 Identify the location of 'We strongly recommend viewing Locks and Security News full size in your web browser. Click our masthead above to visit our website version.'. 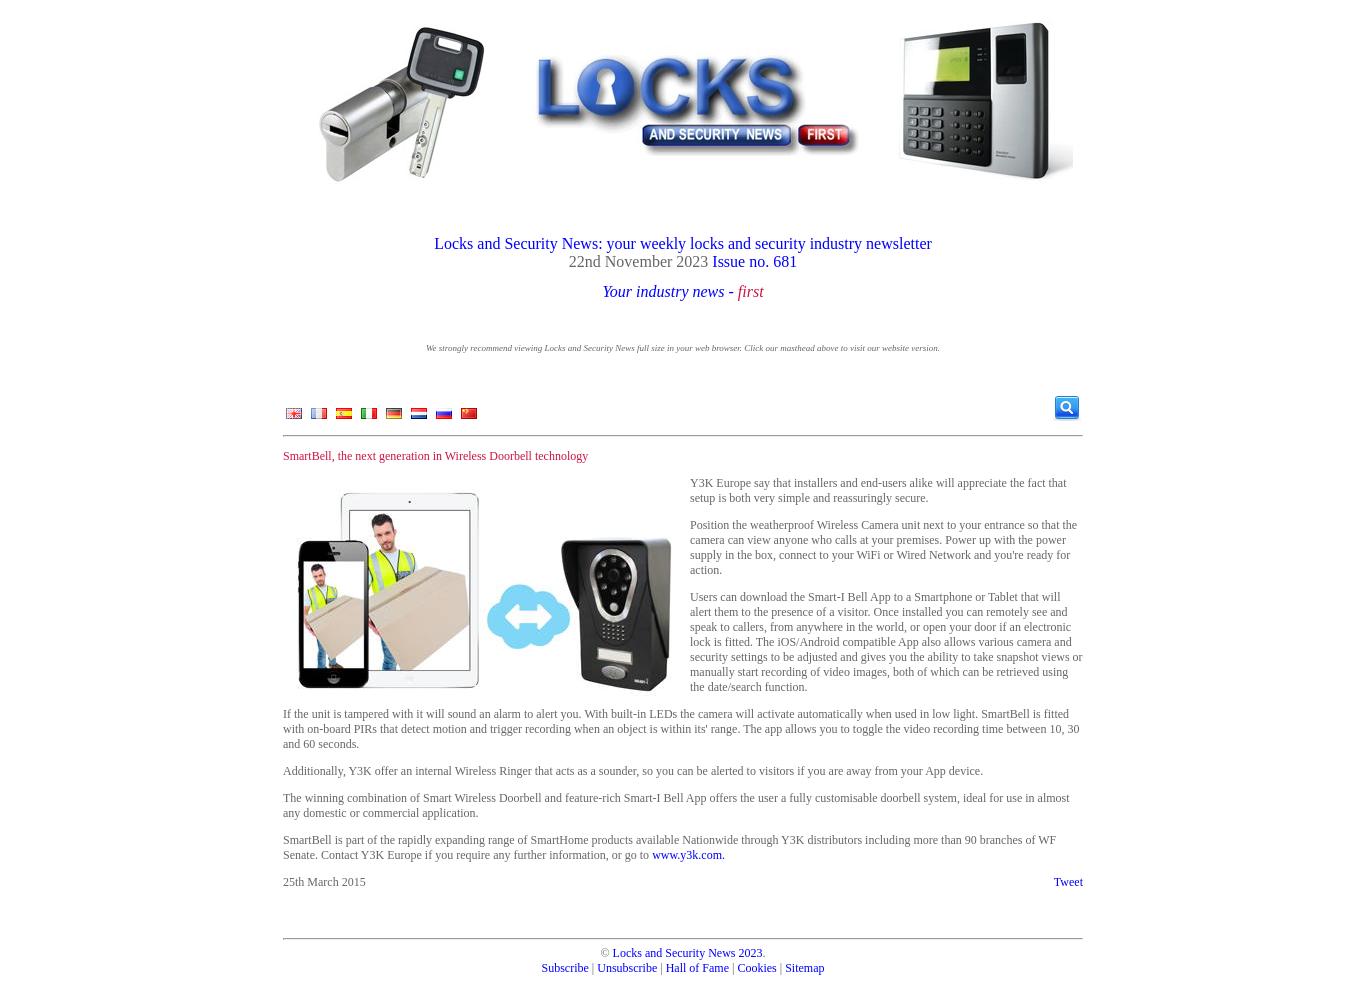
(681, 347).